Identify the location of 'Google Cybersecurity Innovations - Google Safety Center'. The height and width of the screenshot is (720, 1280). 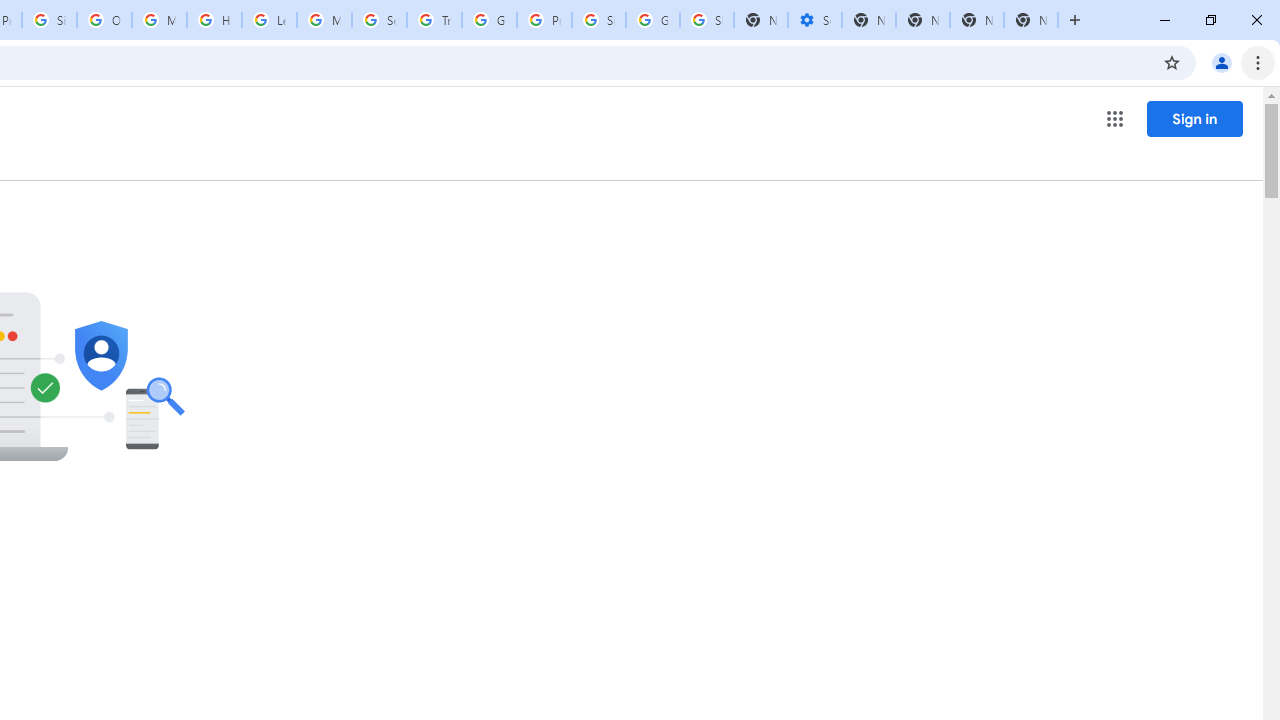
(652, 20).